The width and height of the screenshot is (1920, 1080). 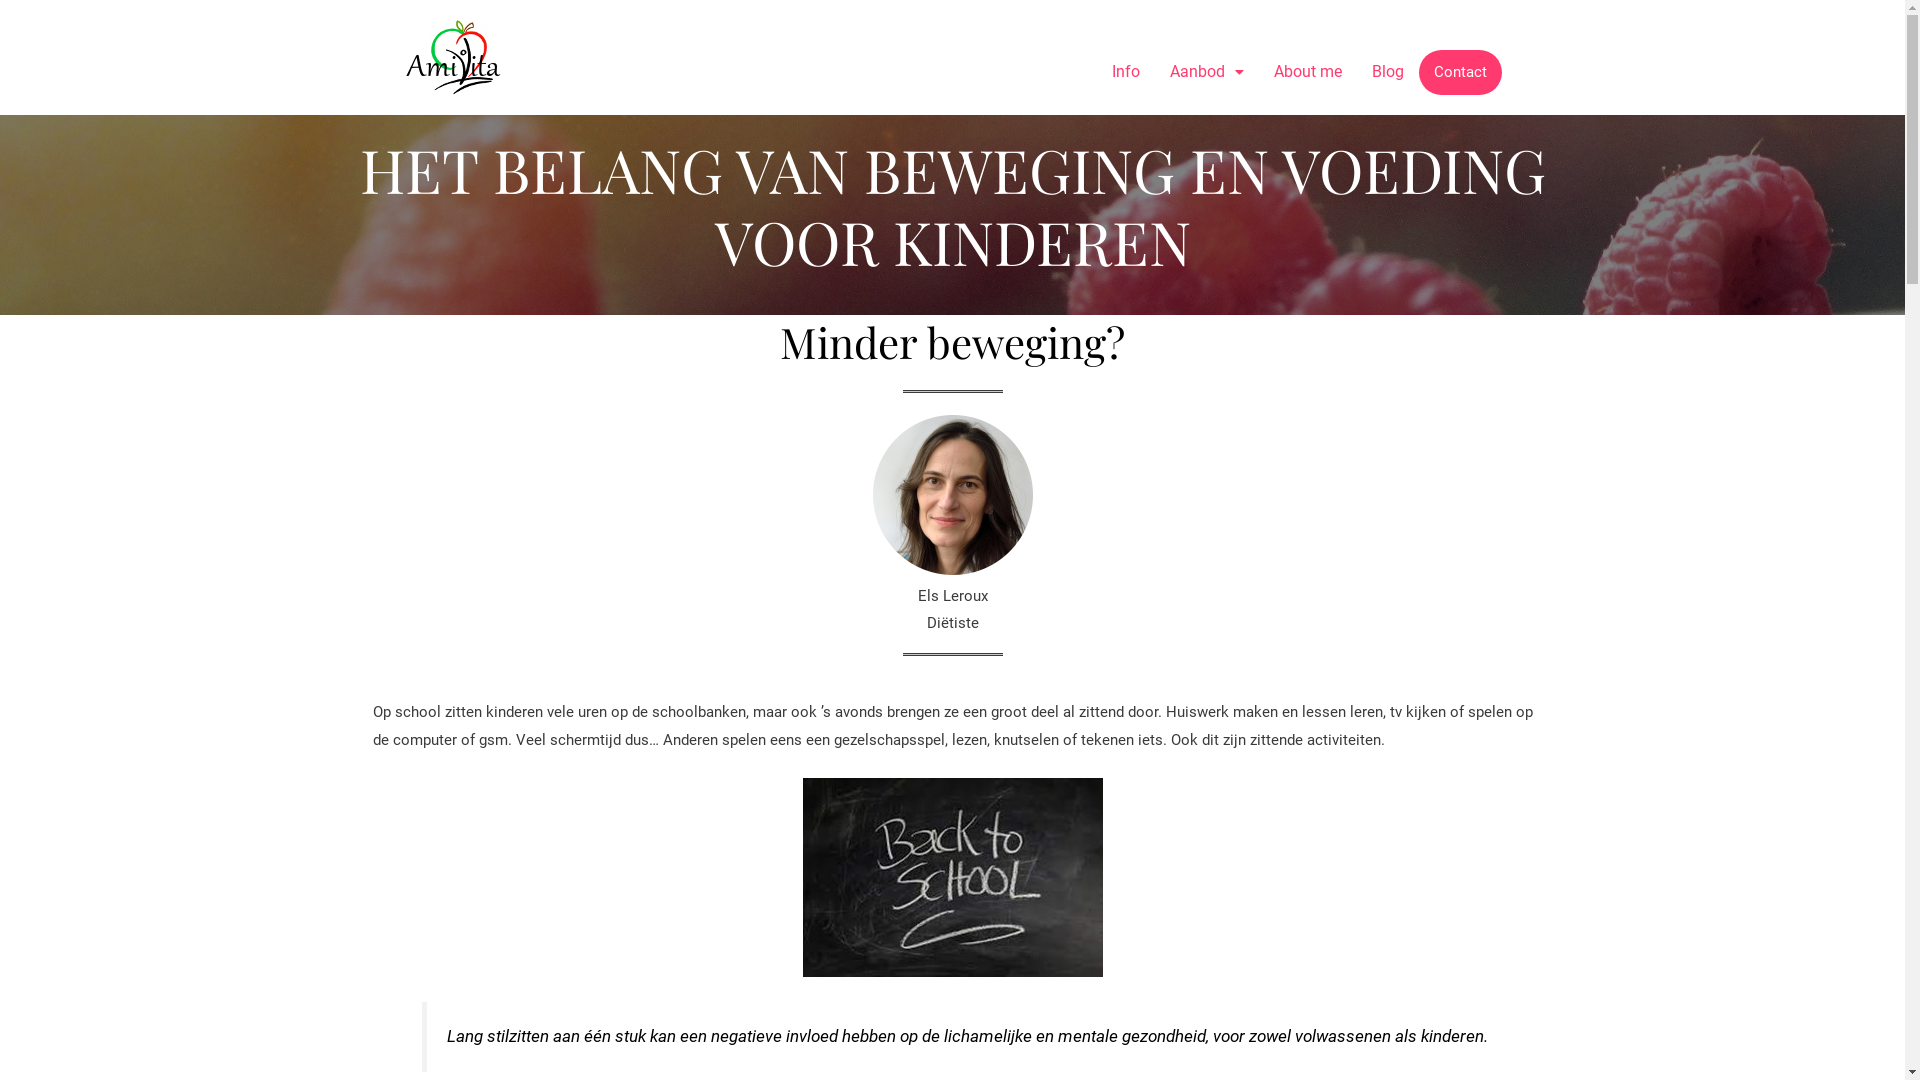 I want to click on 'About me', so click(x=1308, y=71).